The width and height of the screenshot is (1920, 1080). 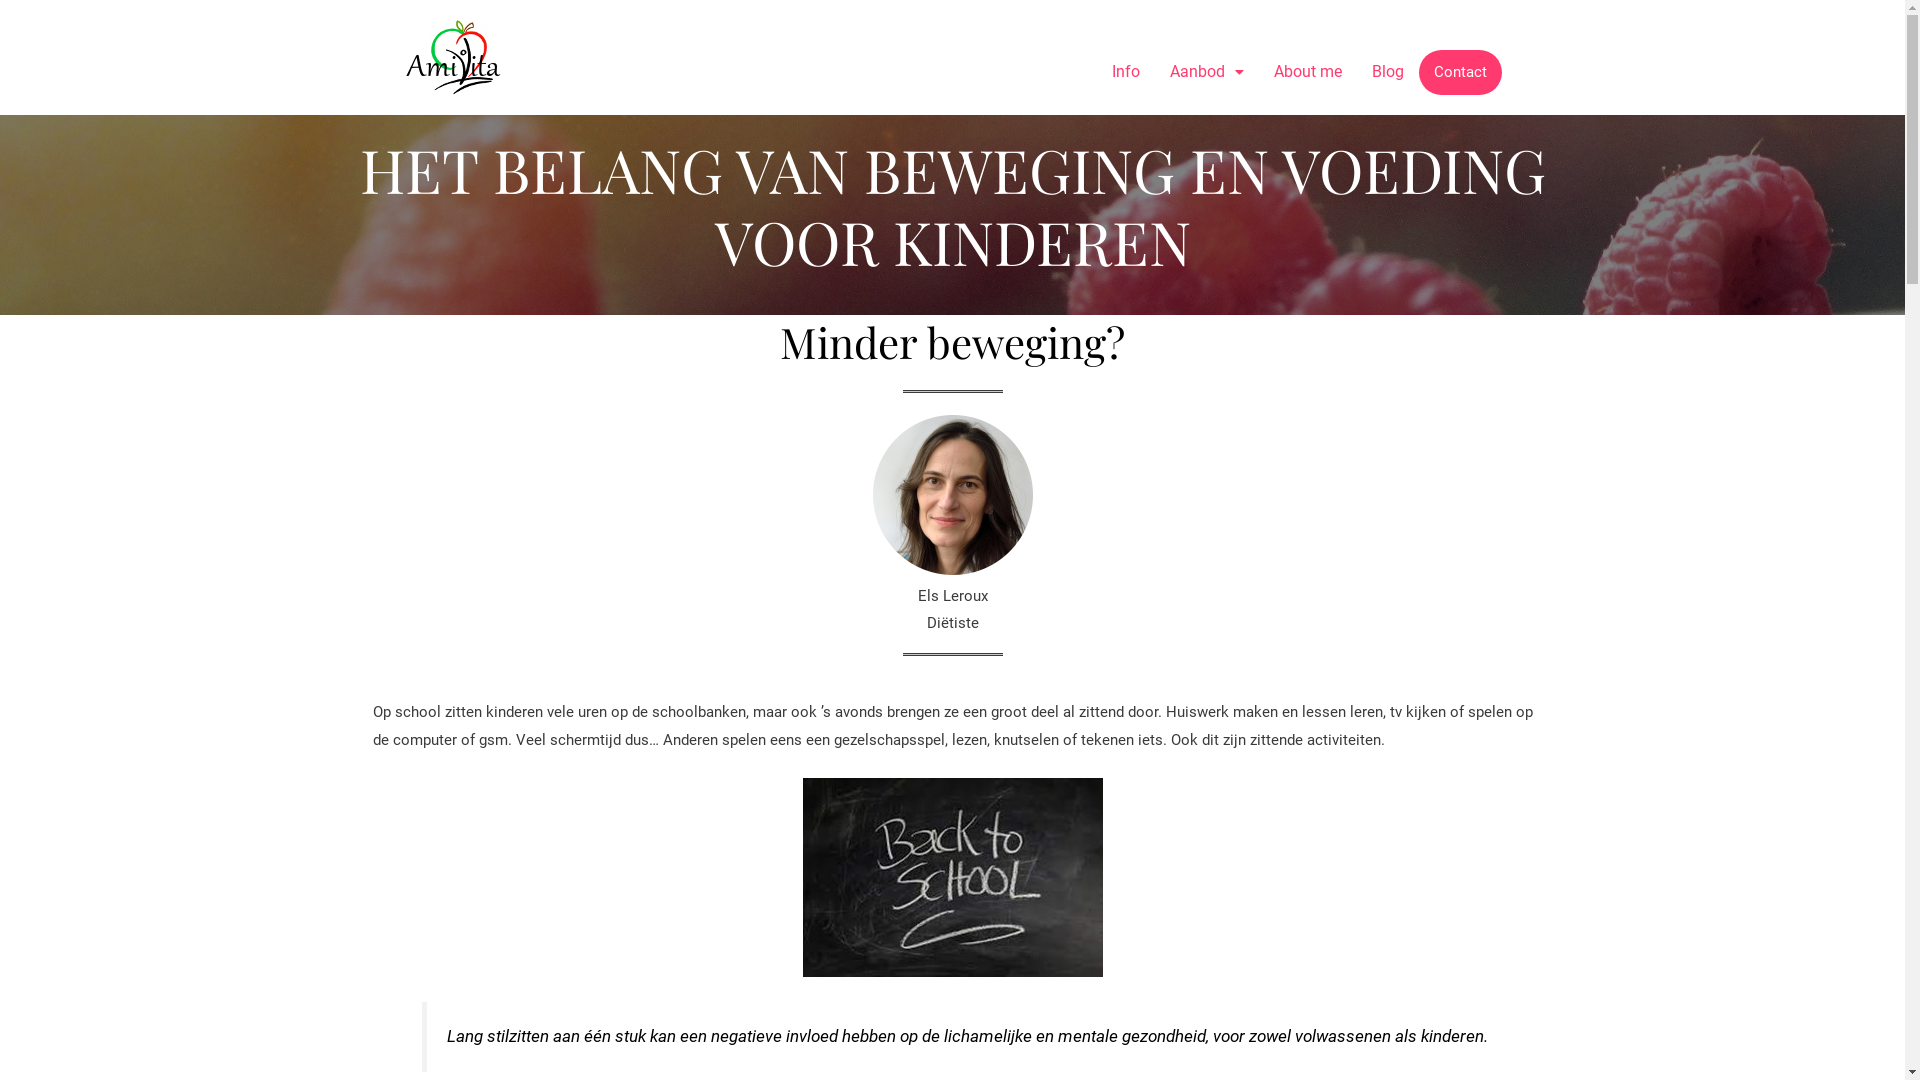 I want to click on 'About me', so click(x=1308, y=71).